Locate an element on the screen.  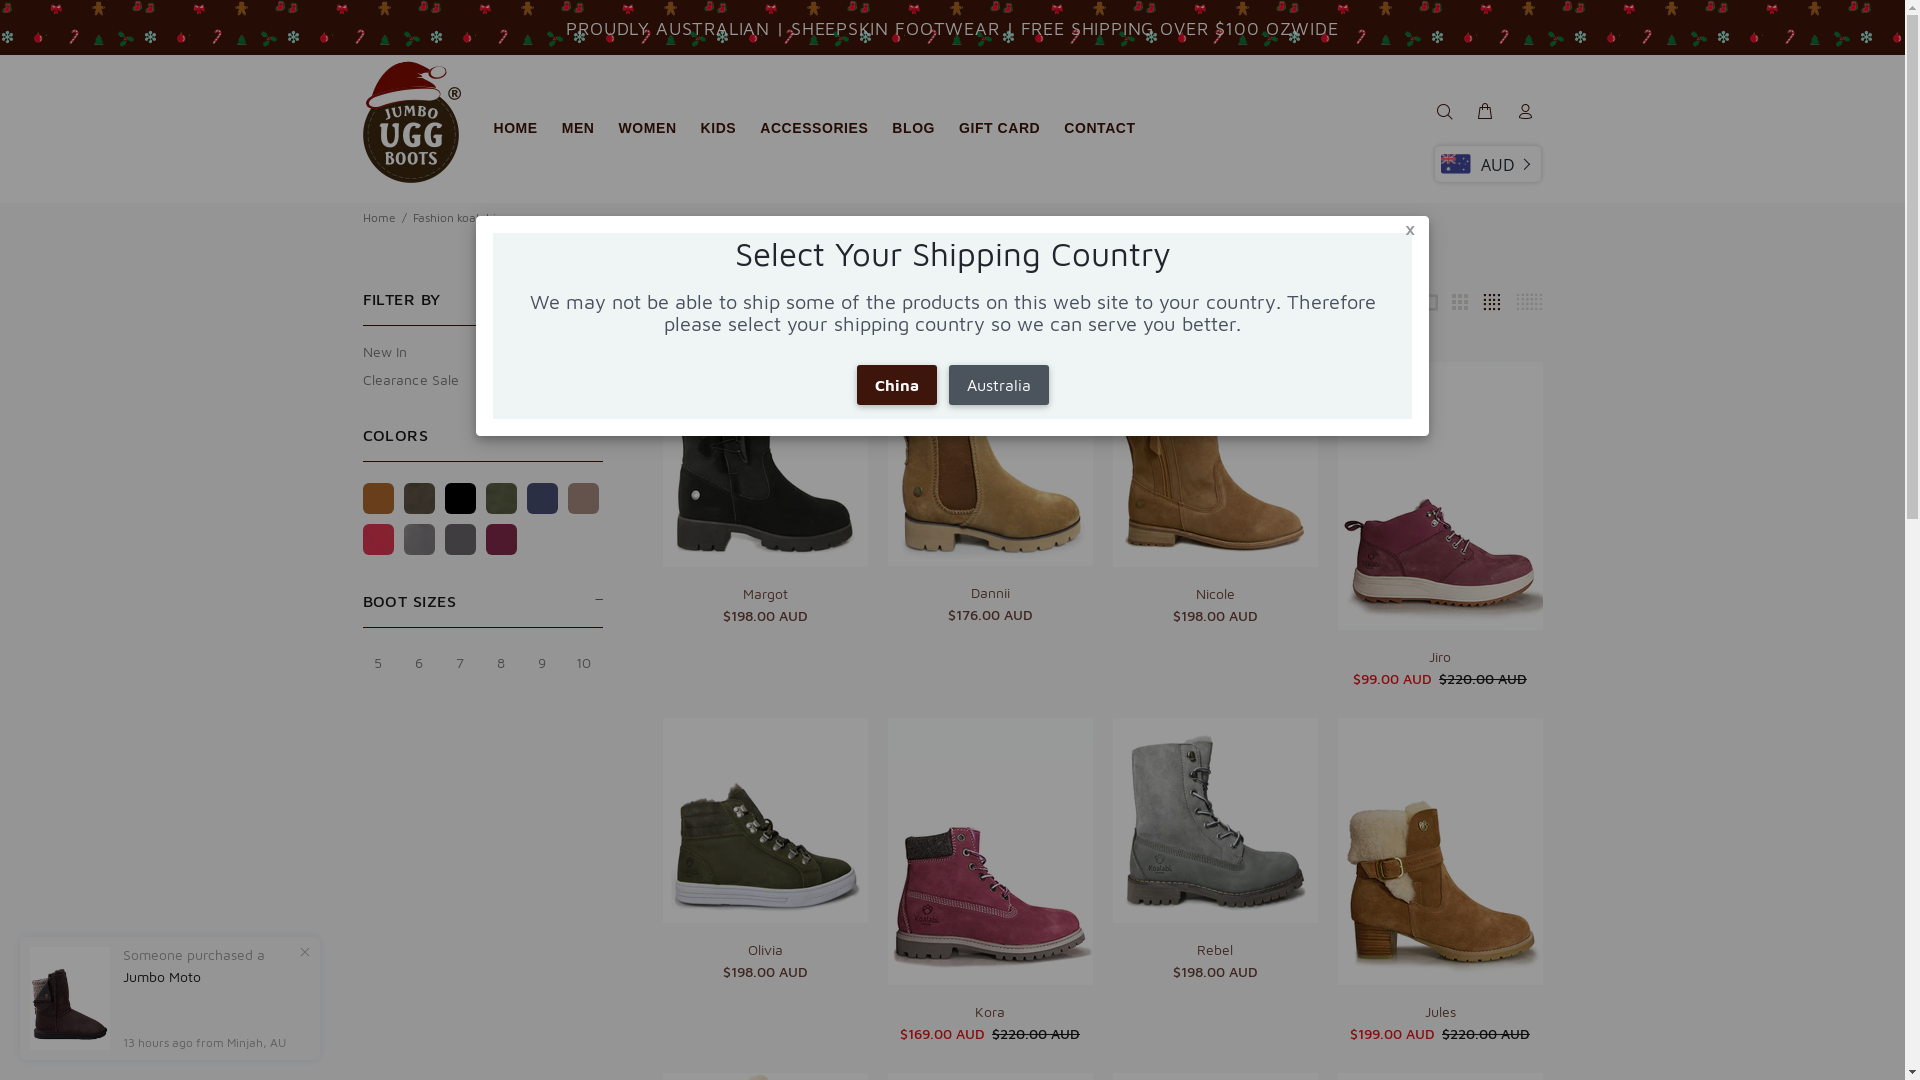
'Grey' is located at coordinates (402, 538).